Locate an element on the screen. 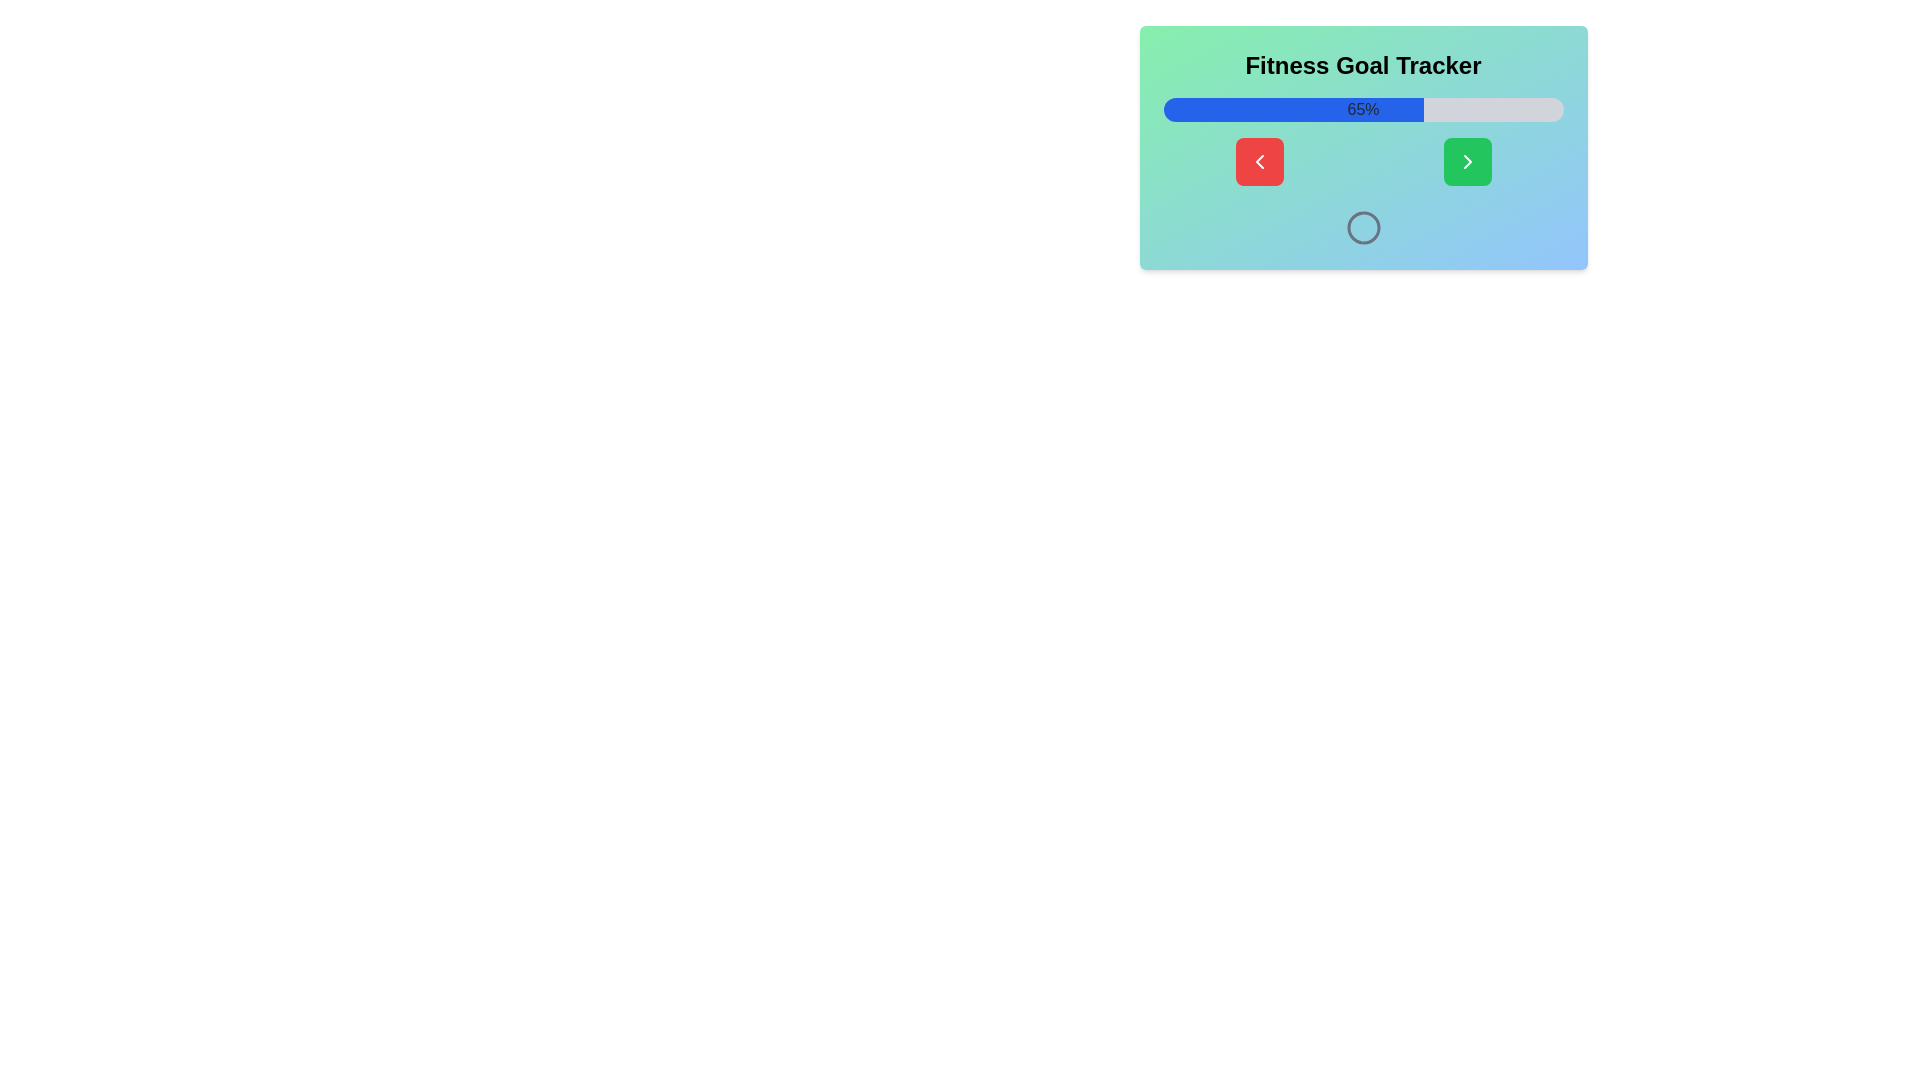 Image resolution: width=1920 pixels, height=1080 pixels. the leftward navigation icon located in the red button area of the card UI is located at coordinates (1258, 161).